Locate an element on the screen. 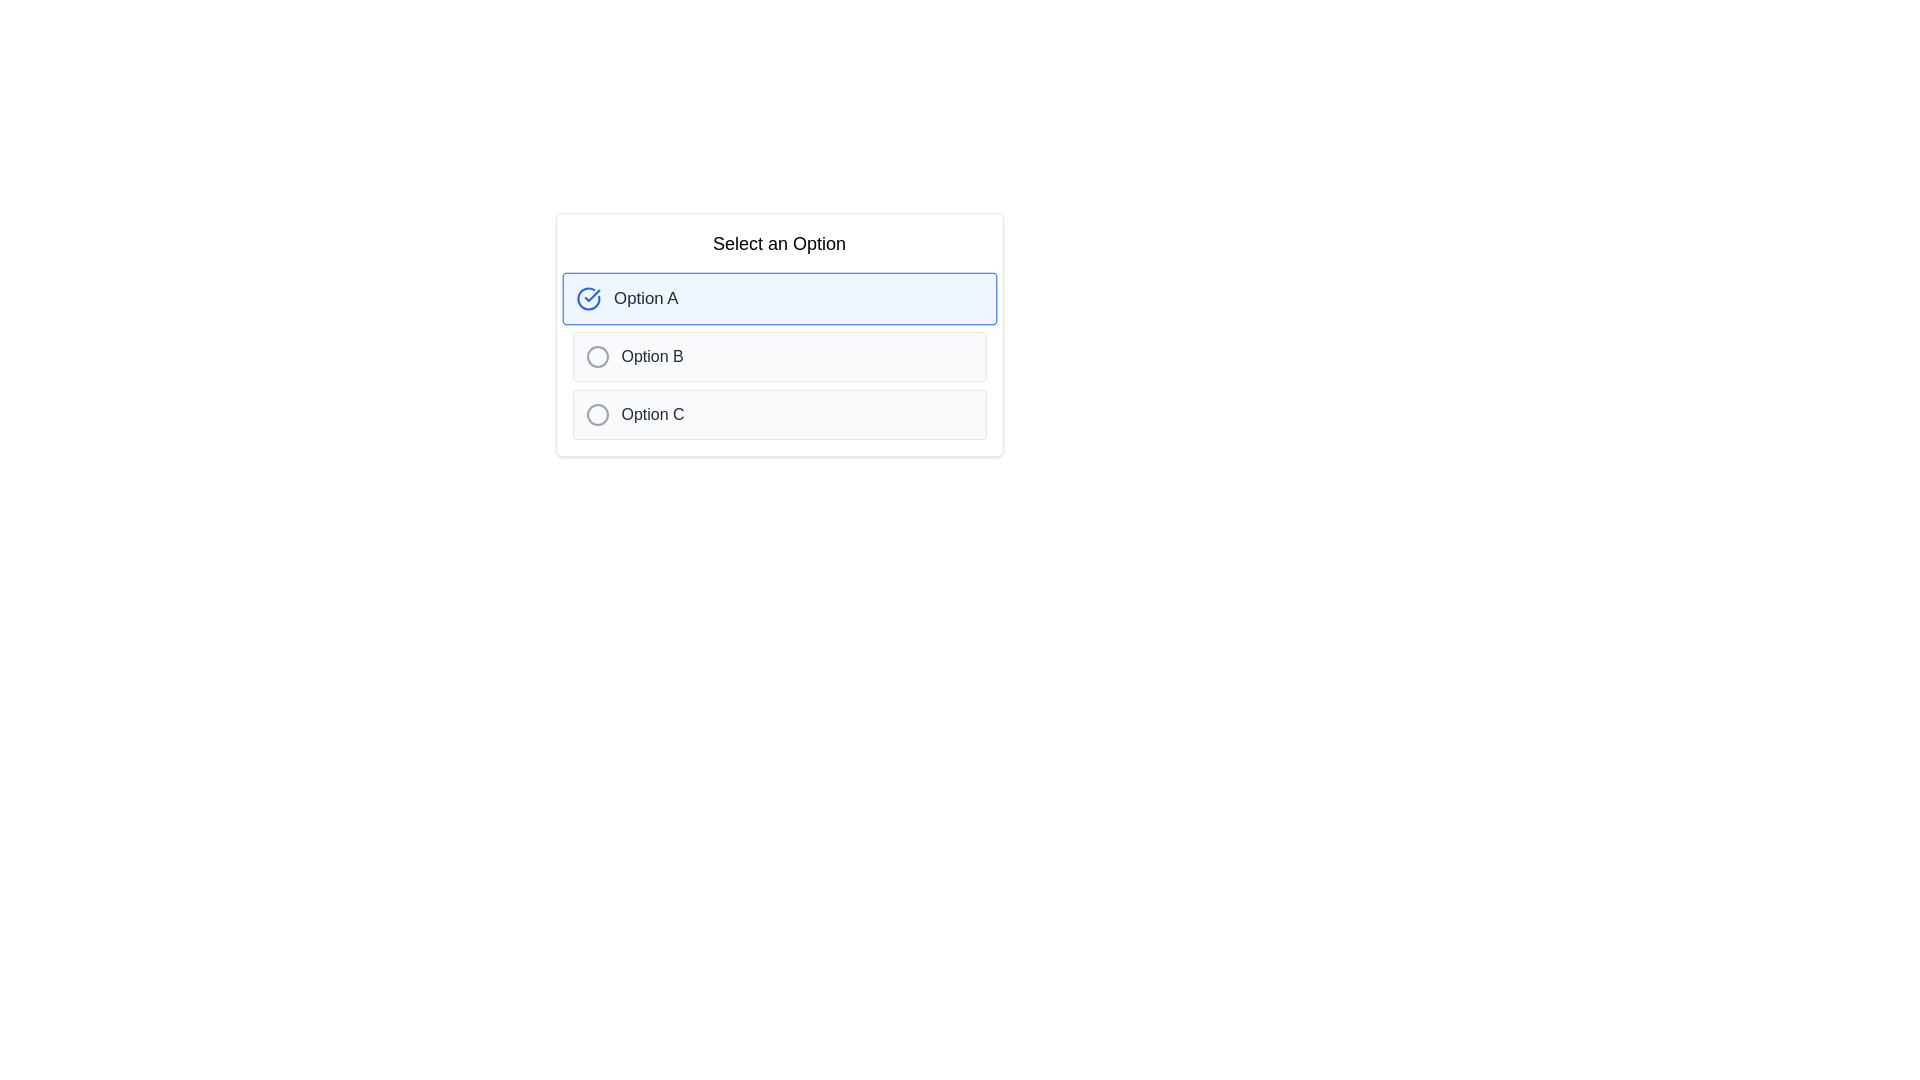 This screenshot has height=1080, width=1920. the radio indicator for 'Option C' is located at coordinates (596, 414).